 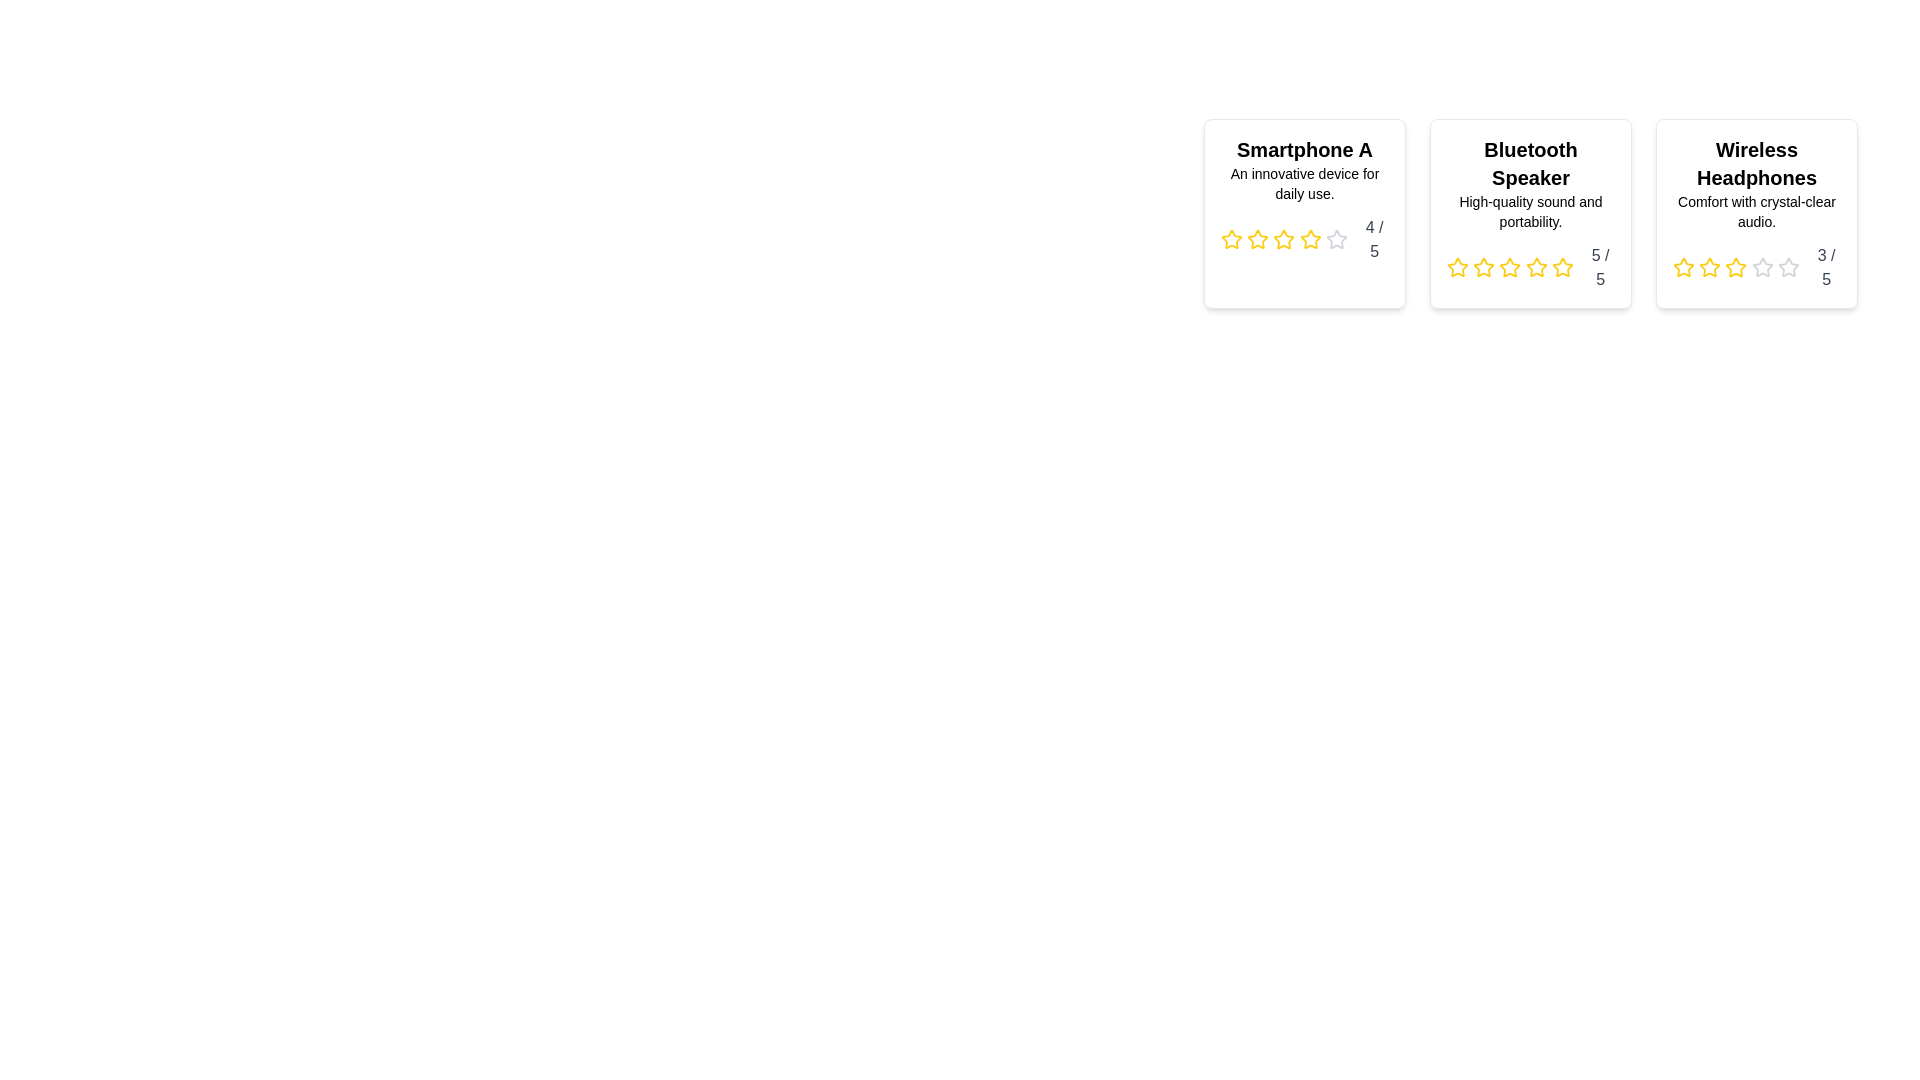 What do you see at coordinates (1310, 238) in the screenshot?
I see `the star corresponding to the desired rating of 4 for the product` at bounding box center [1310, 238].